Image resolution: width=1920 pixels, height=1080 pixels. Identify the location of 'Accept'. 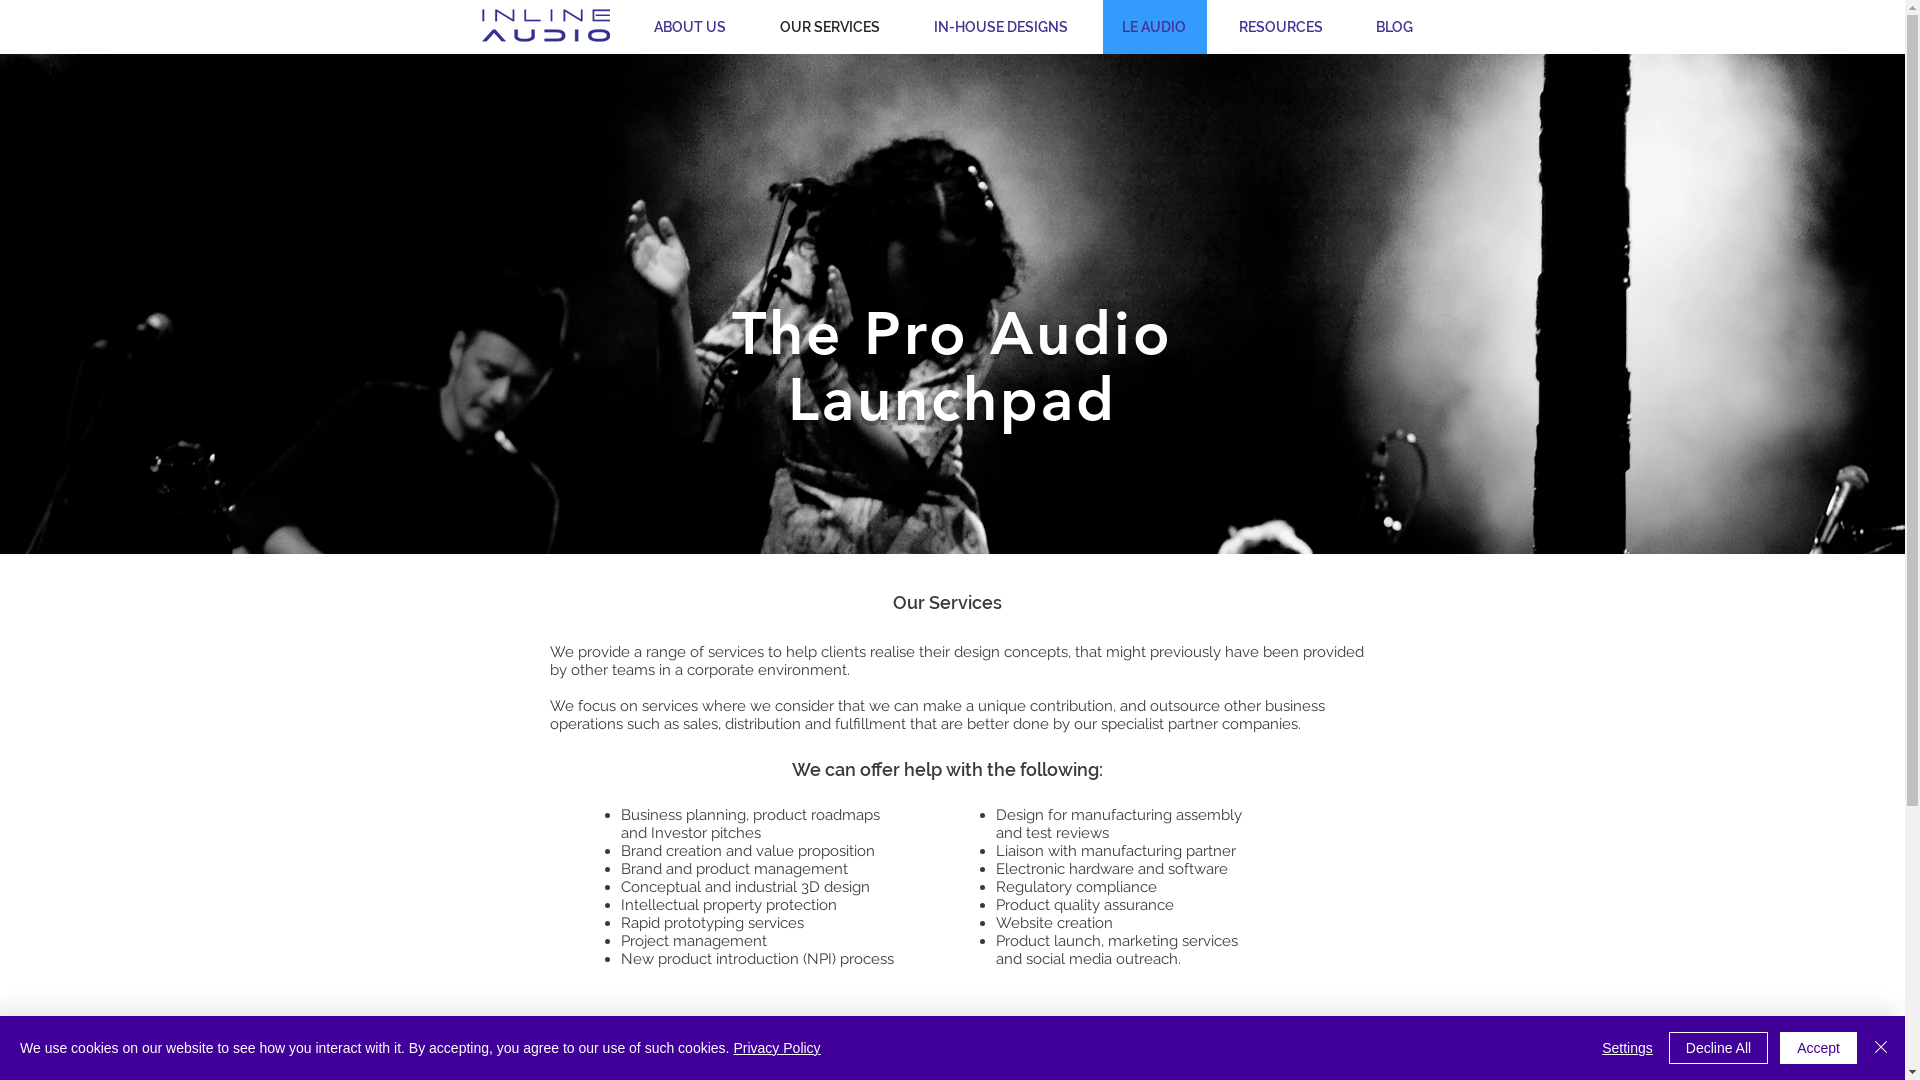
(1818, 1047).